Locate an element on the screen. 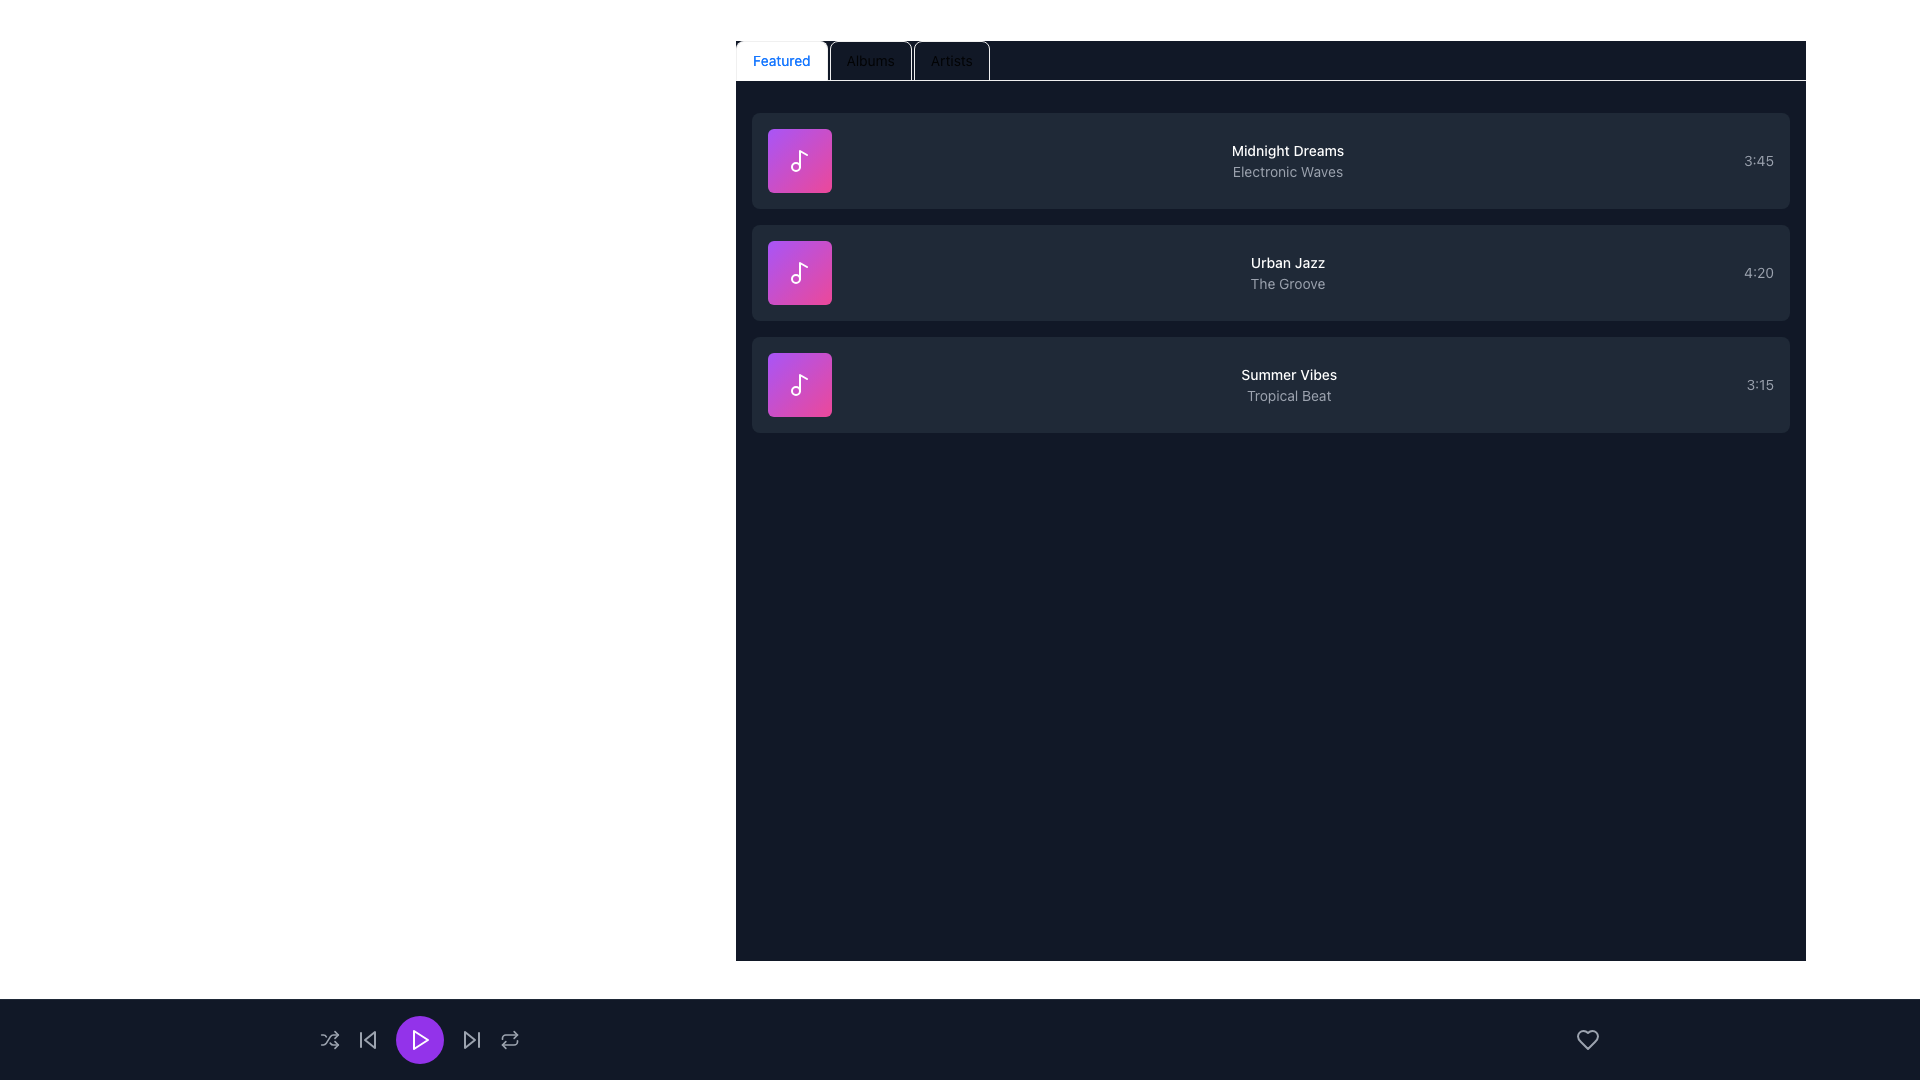 Image resolution: width=1920 pixels, height=1080 pixels. text content of the subtitle label located below the 'Summer Vibes' title in the third row of the vertical list layout is located at coordinates (1289, 396).